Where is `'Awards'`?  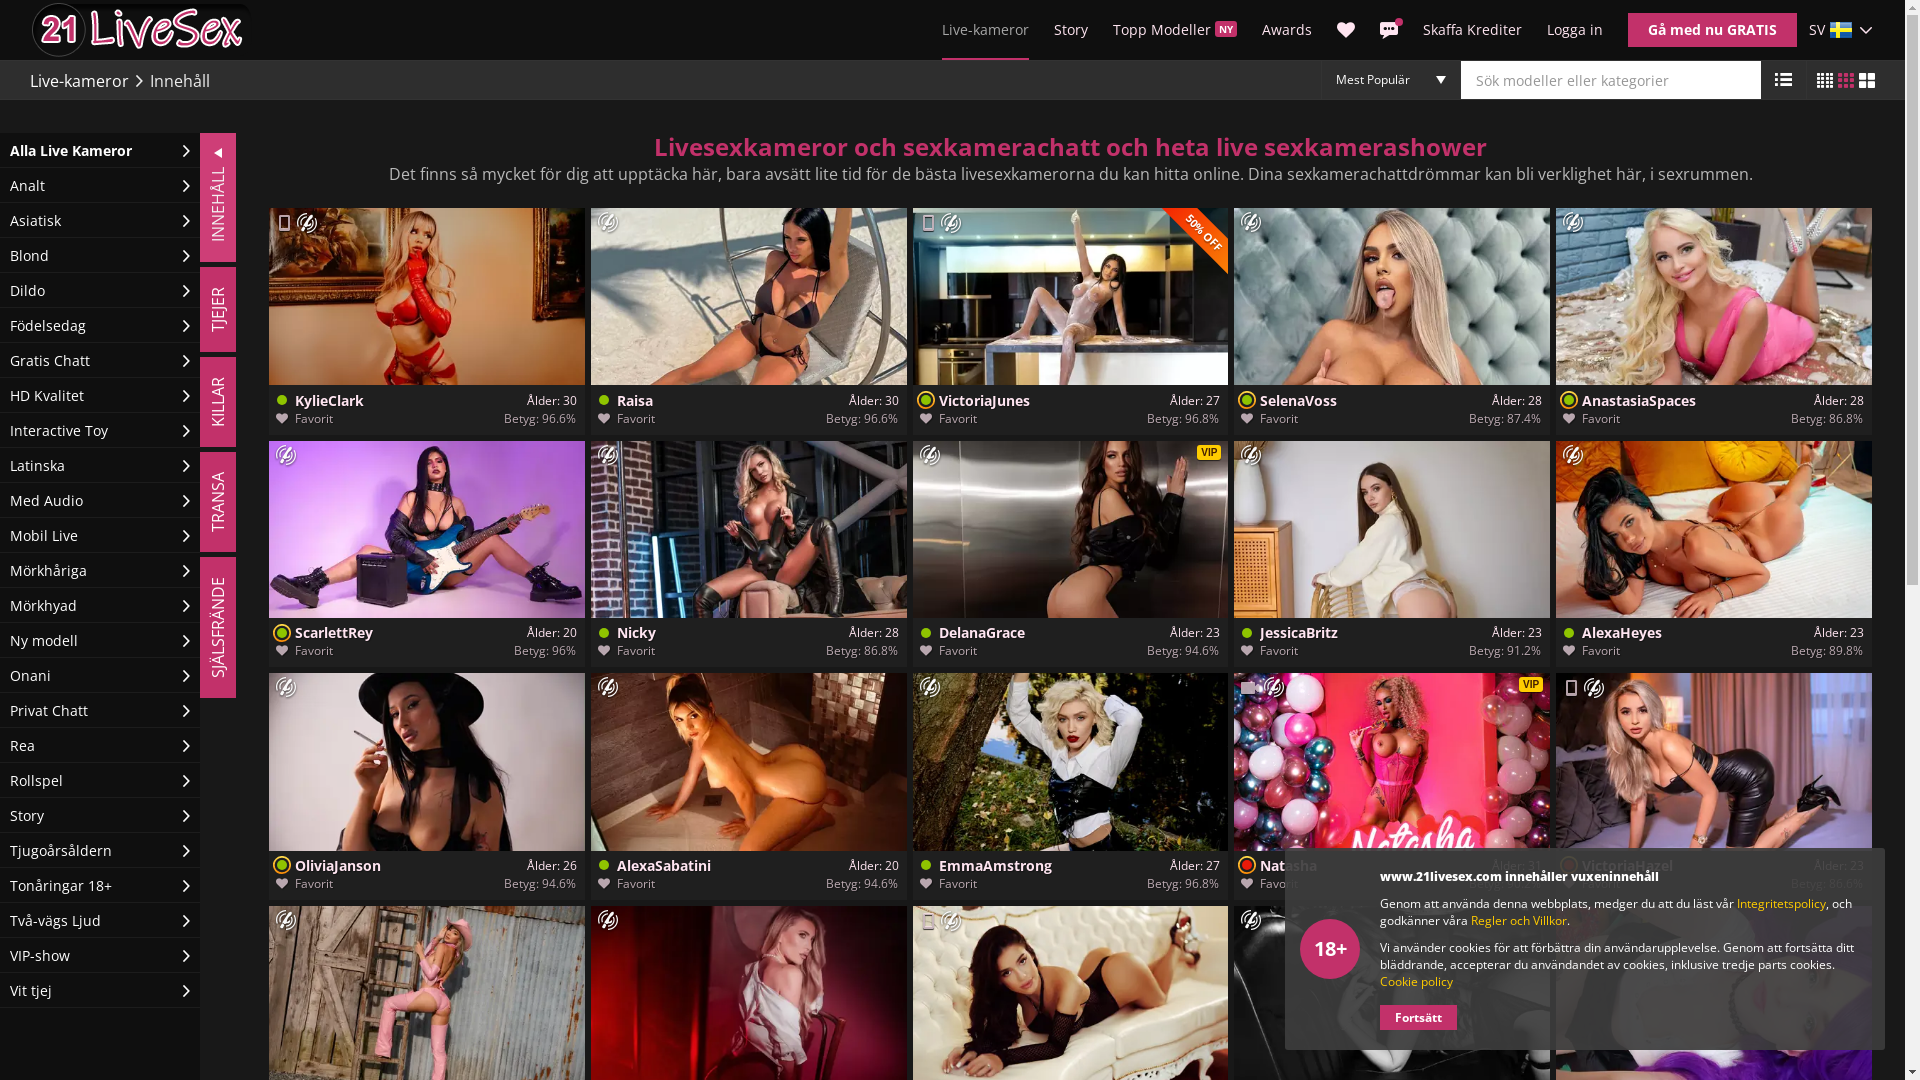 'Awards' is located at coordinates (1286, 30).